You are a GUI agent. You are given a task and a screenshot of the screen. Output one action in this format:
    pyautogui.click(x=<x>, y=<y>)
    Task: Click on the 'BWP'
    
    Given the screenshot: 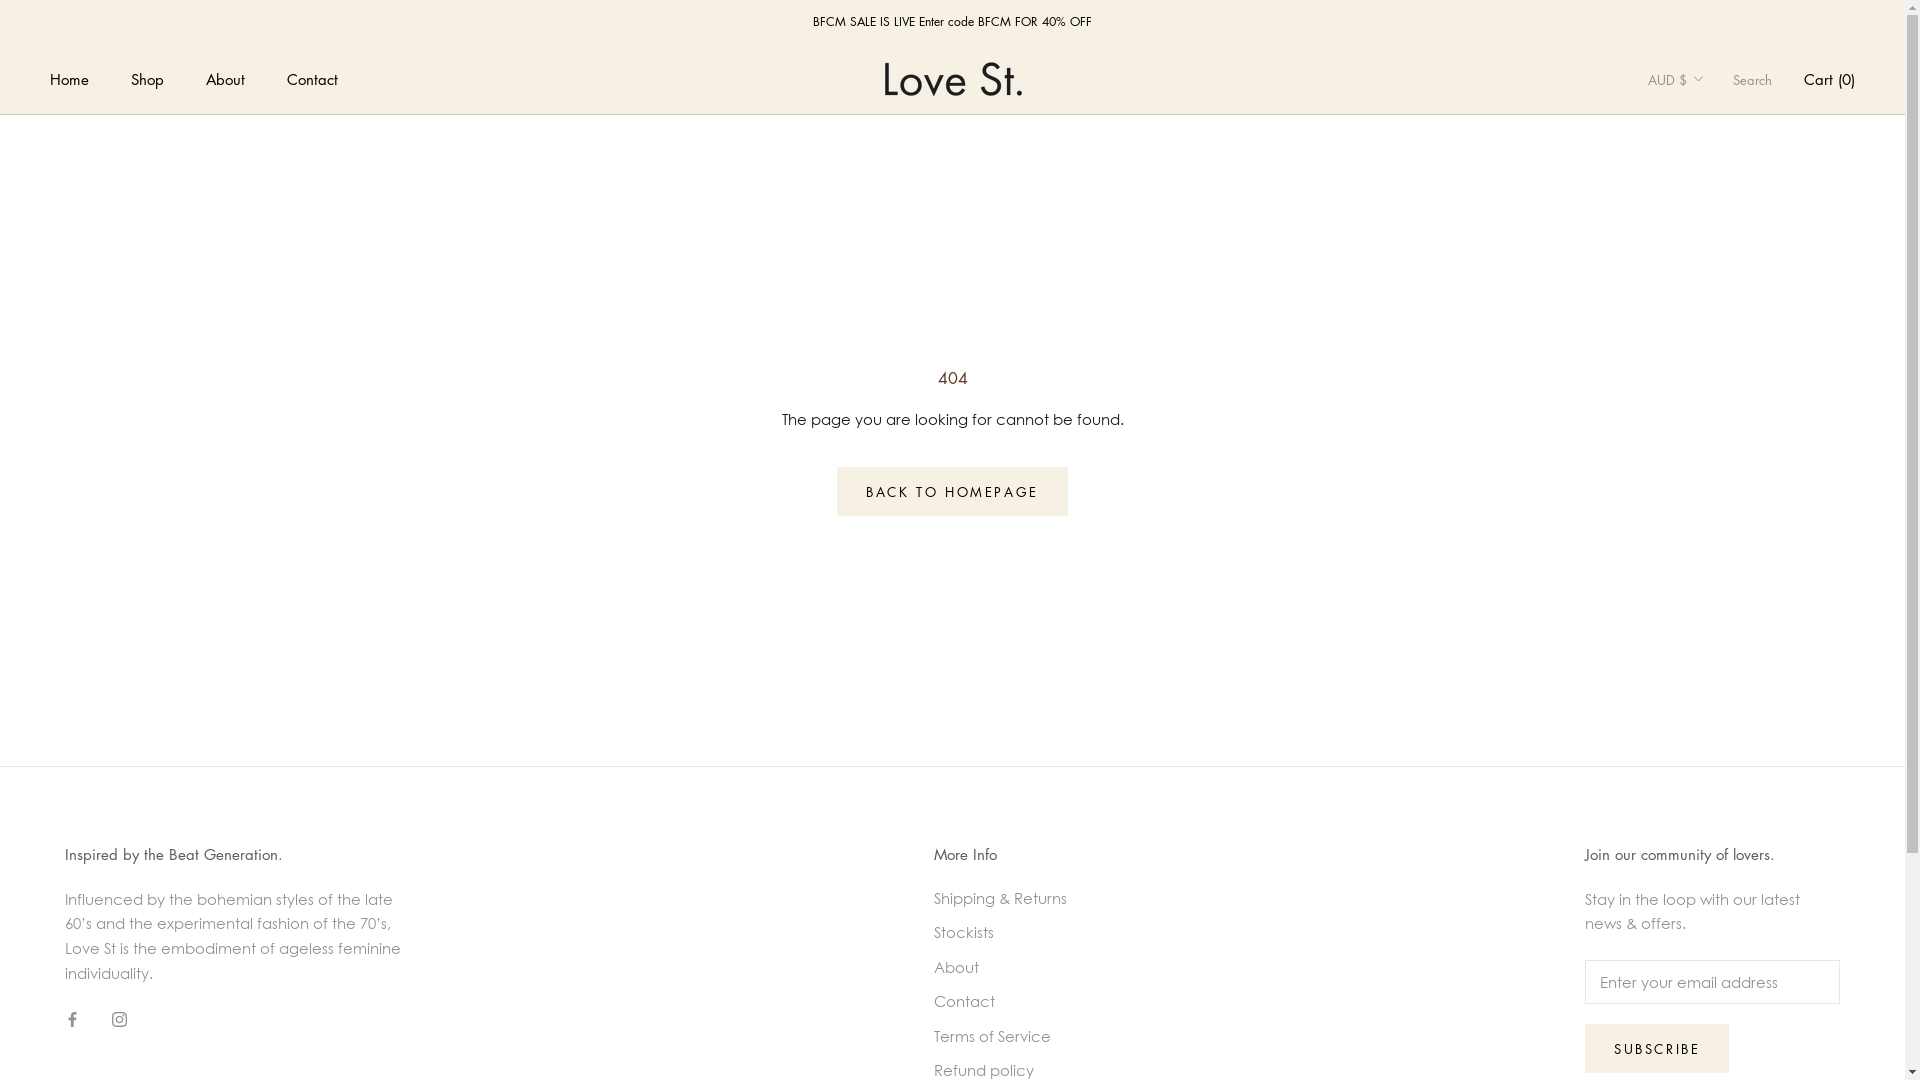 What is the action you would take?
    pyautogui.click(x=1707, y=627)
    